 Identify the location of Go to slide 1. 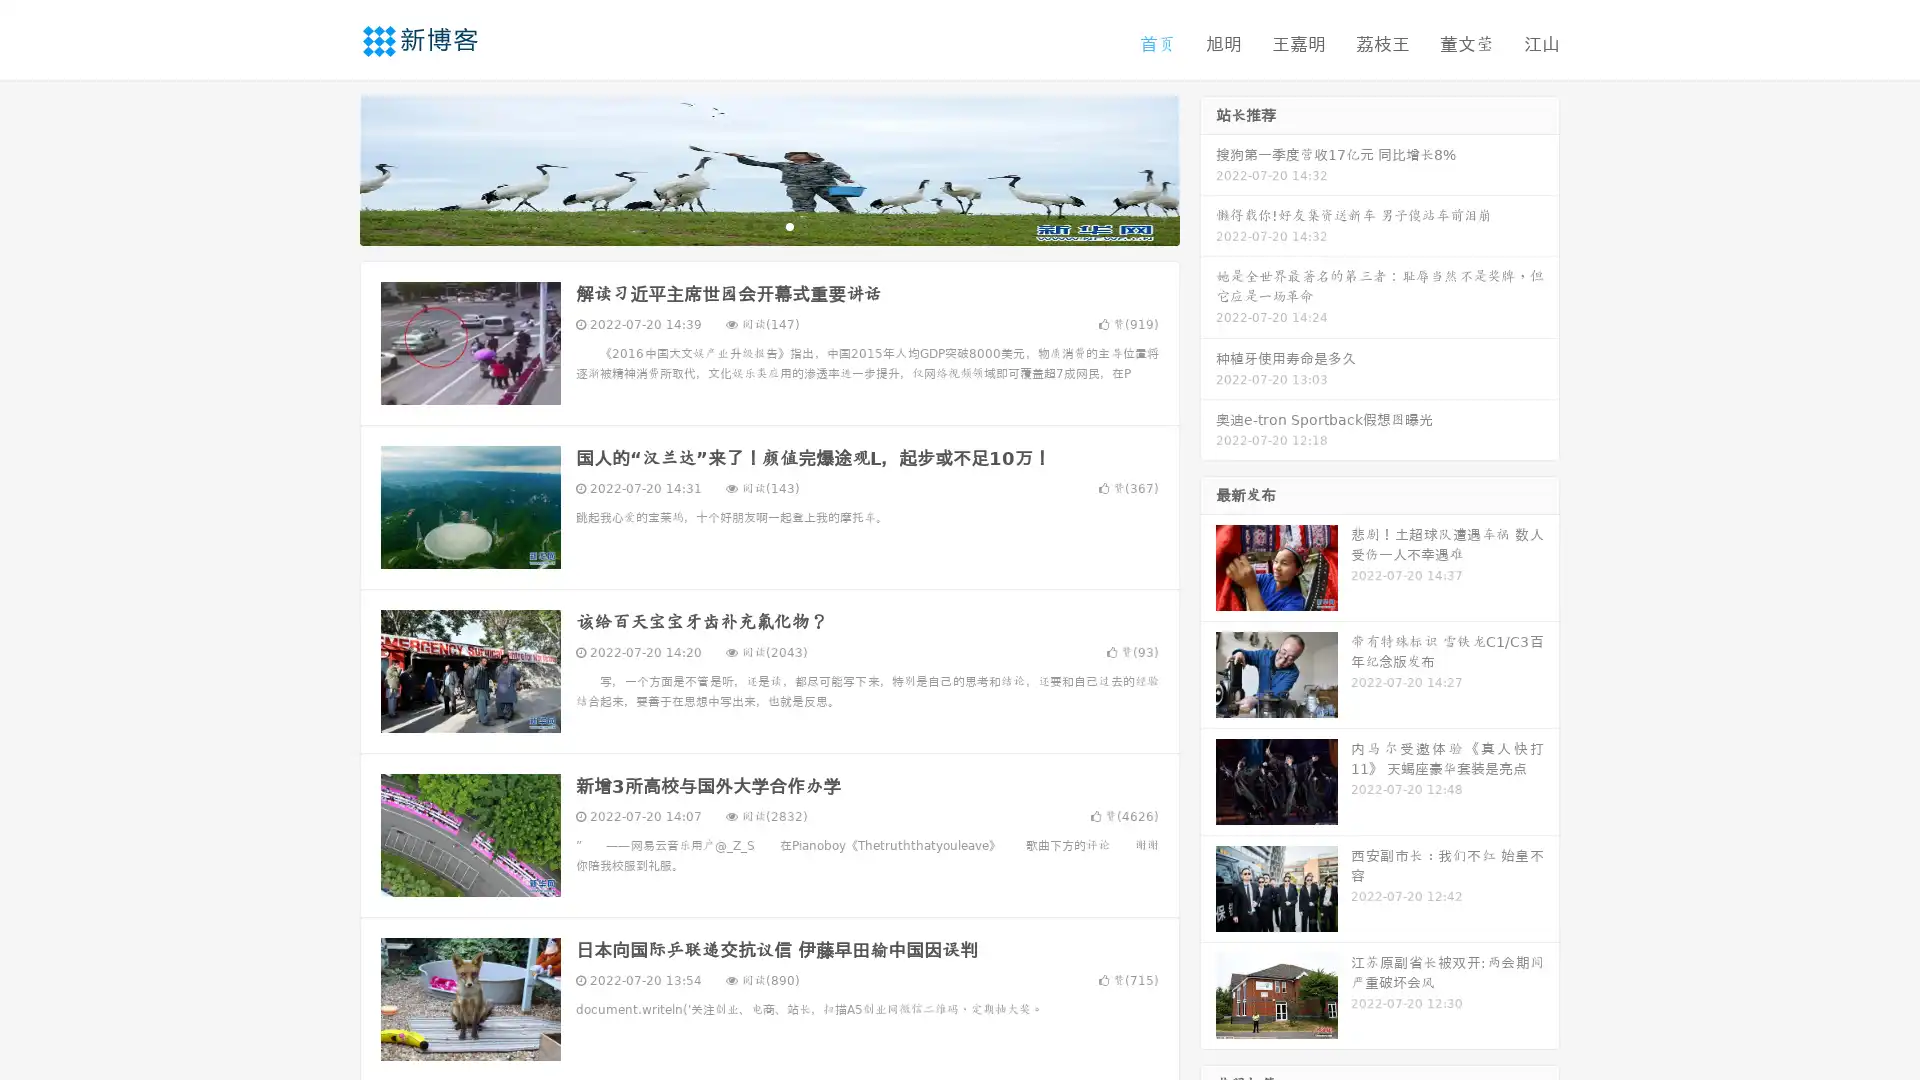
(748, 225).